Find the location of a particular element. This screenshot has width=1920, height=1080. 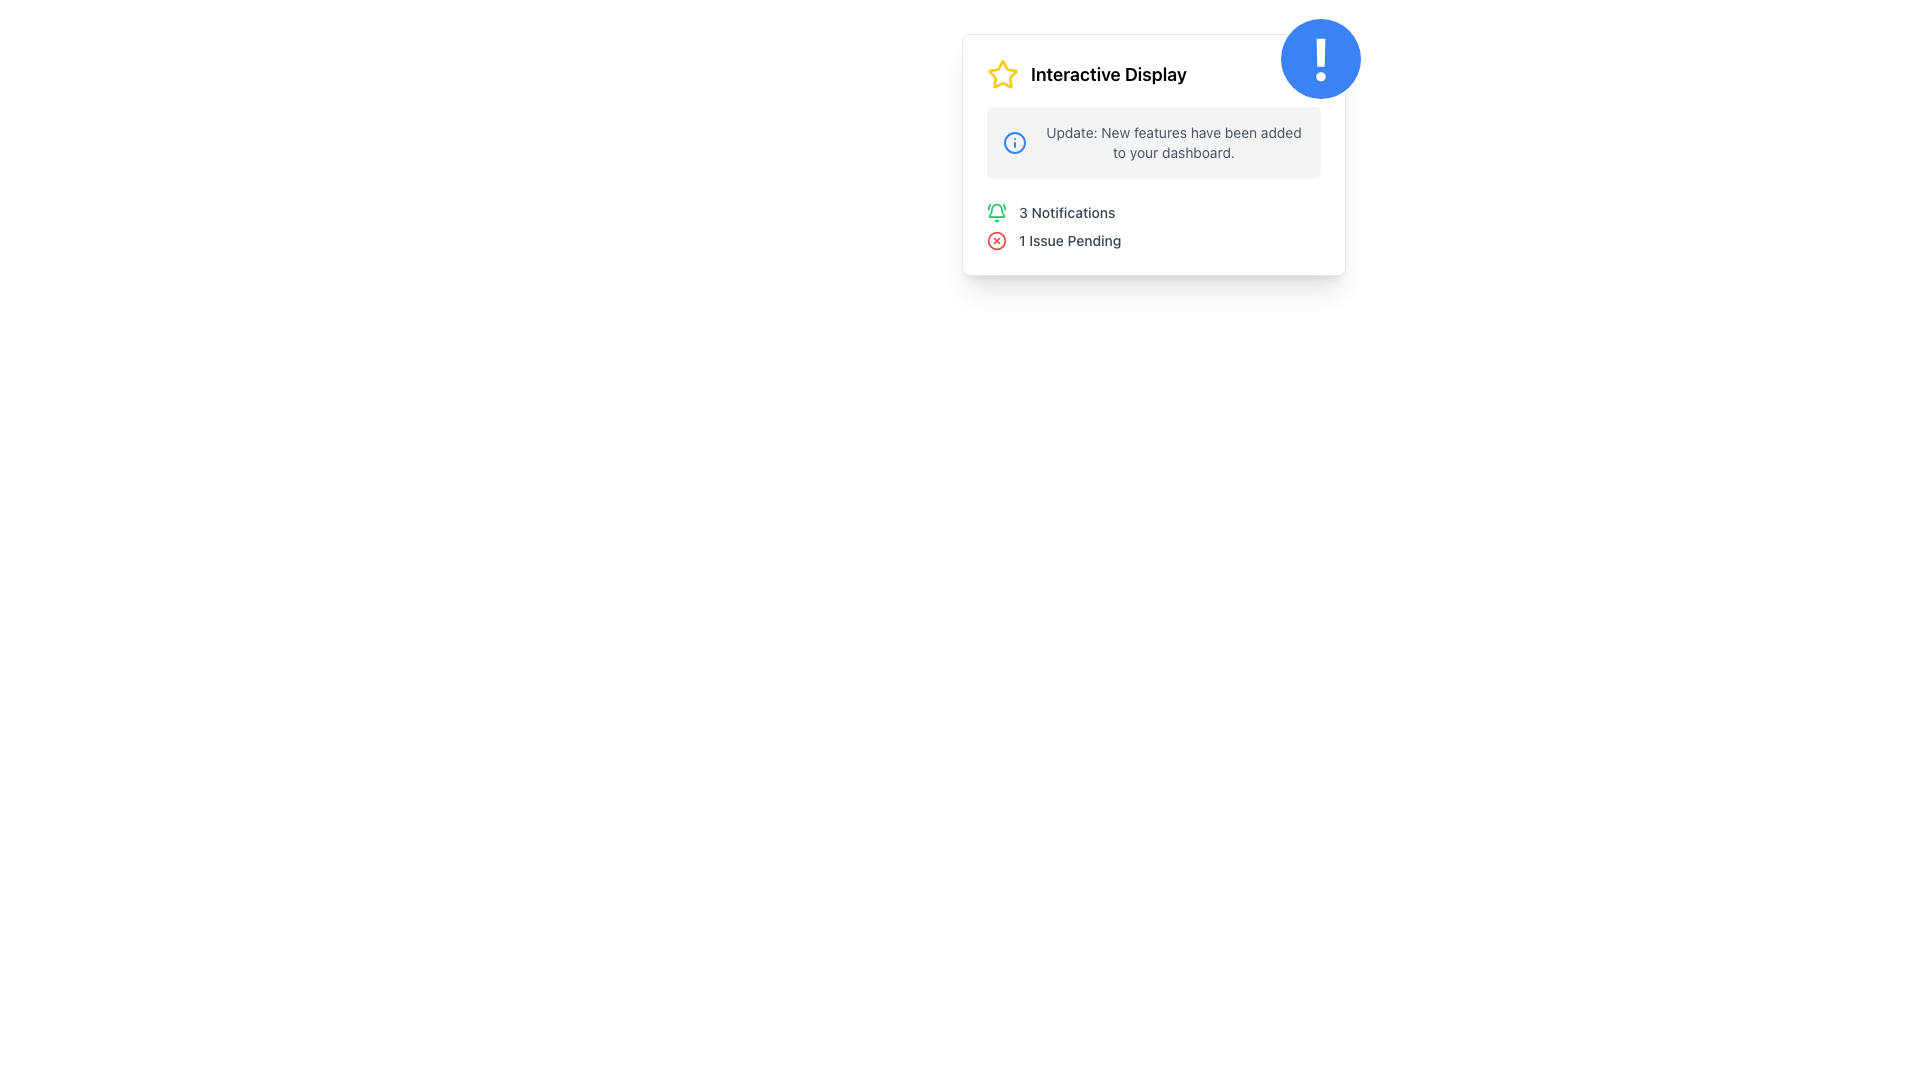

the star-shaped icon with a yellow outline located in the notification panel, to the left of the title 'Interactive Display' is located at coordinates (1002, 72).